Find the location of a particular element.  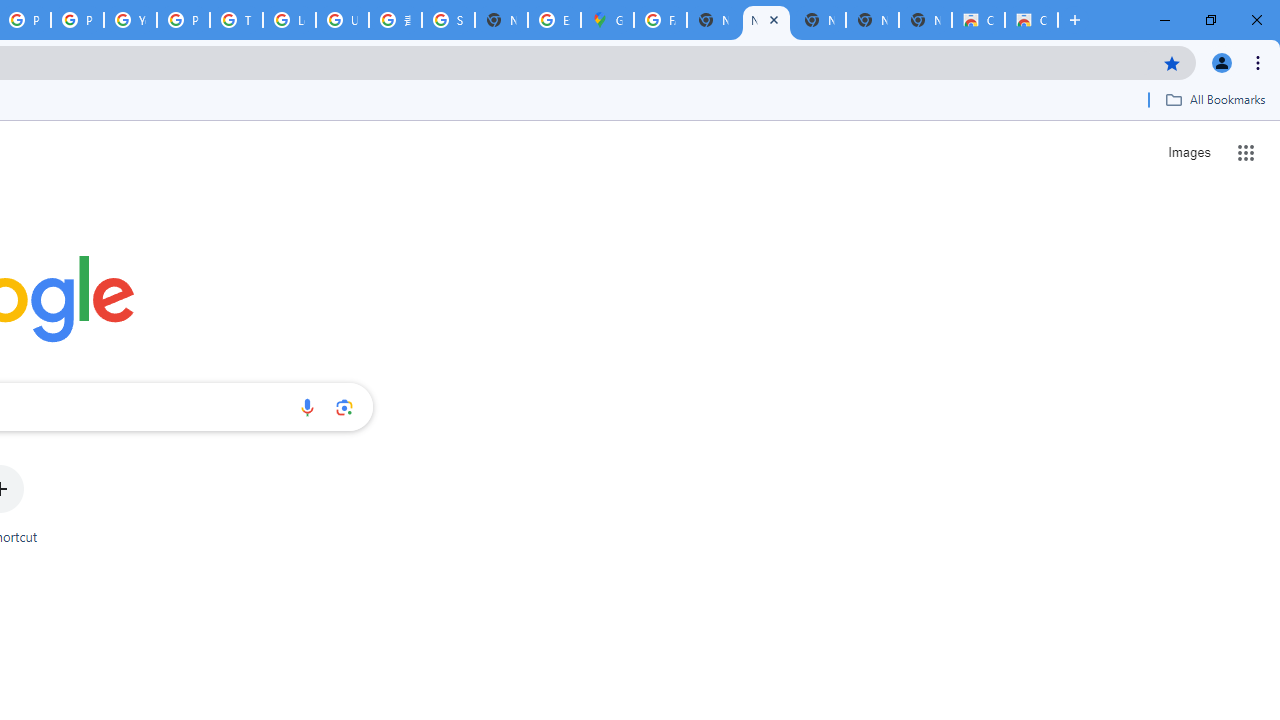

'Google apps' is located at coordinates (1245, 152).